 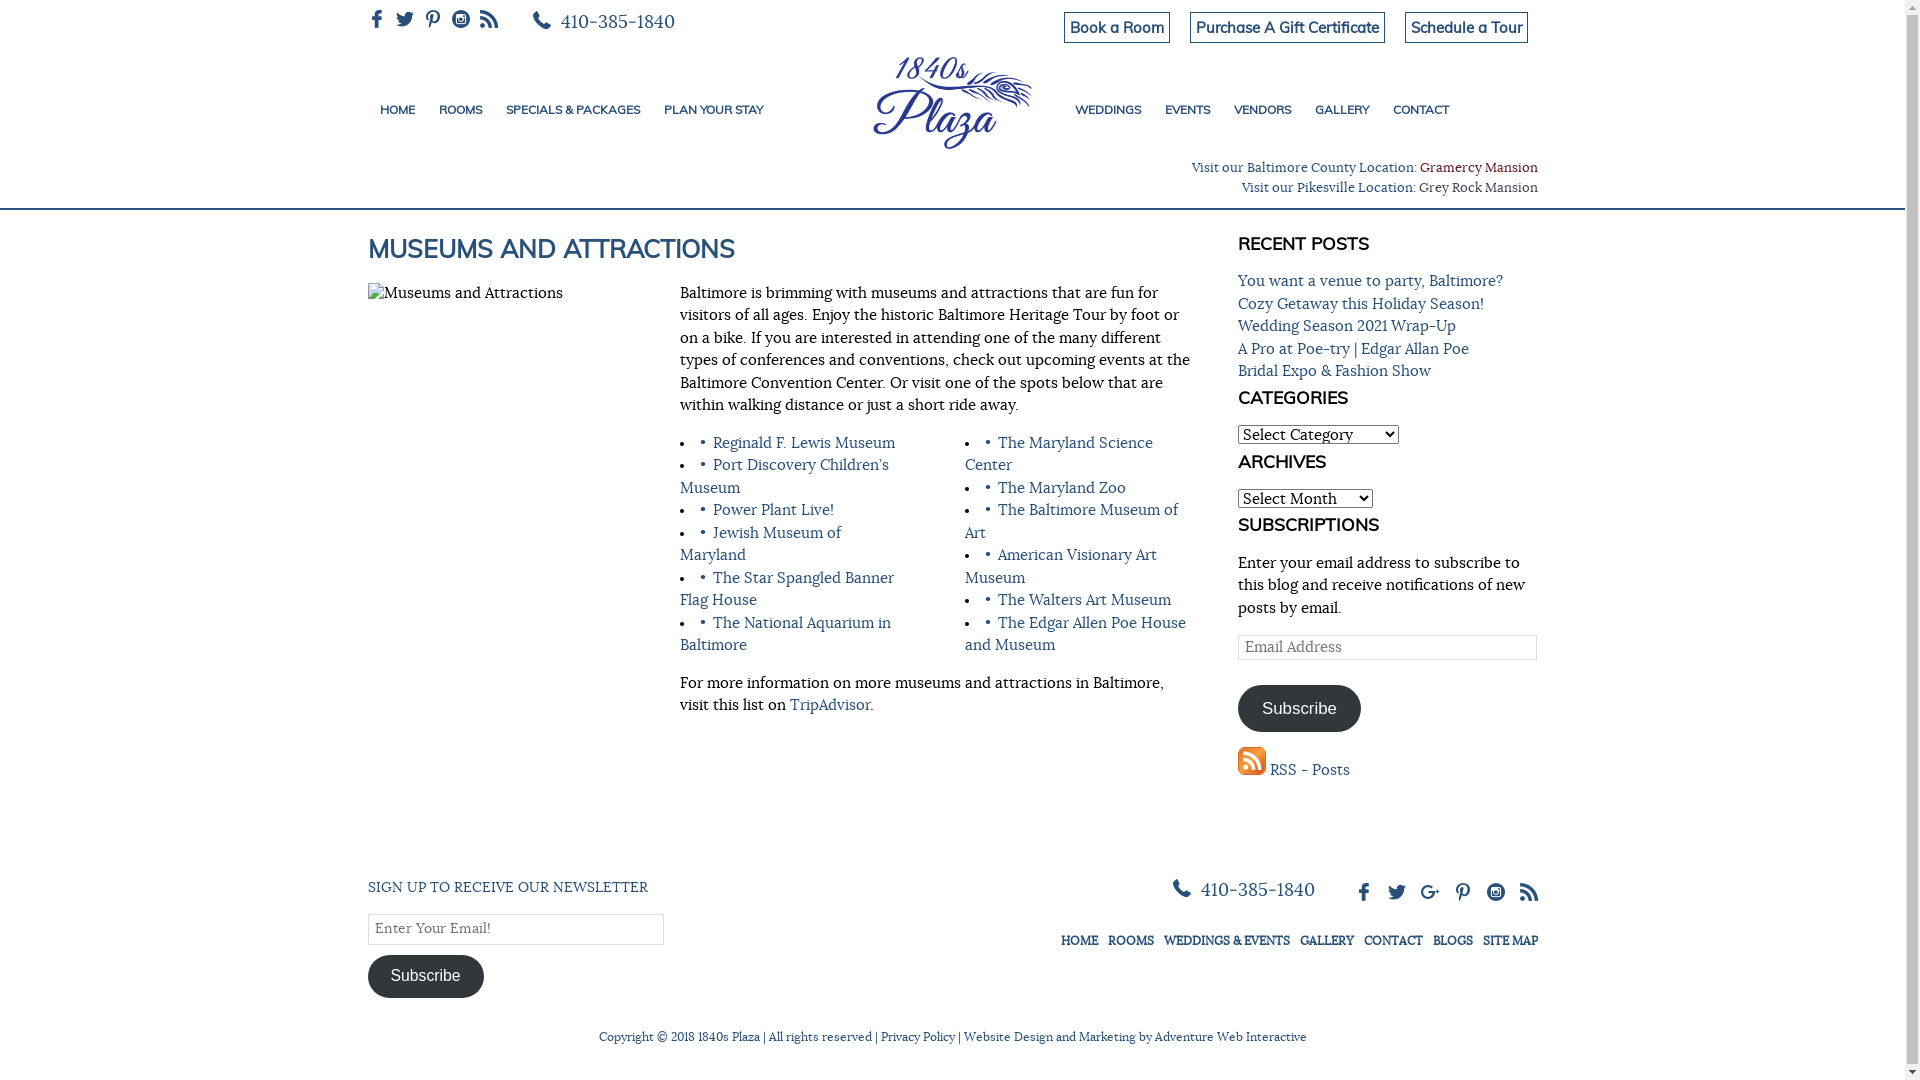 I want to click on 'CONTACT', so click(x=1392, y=940).